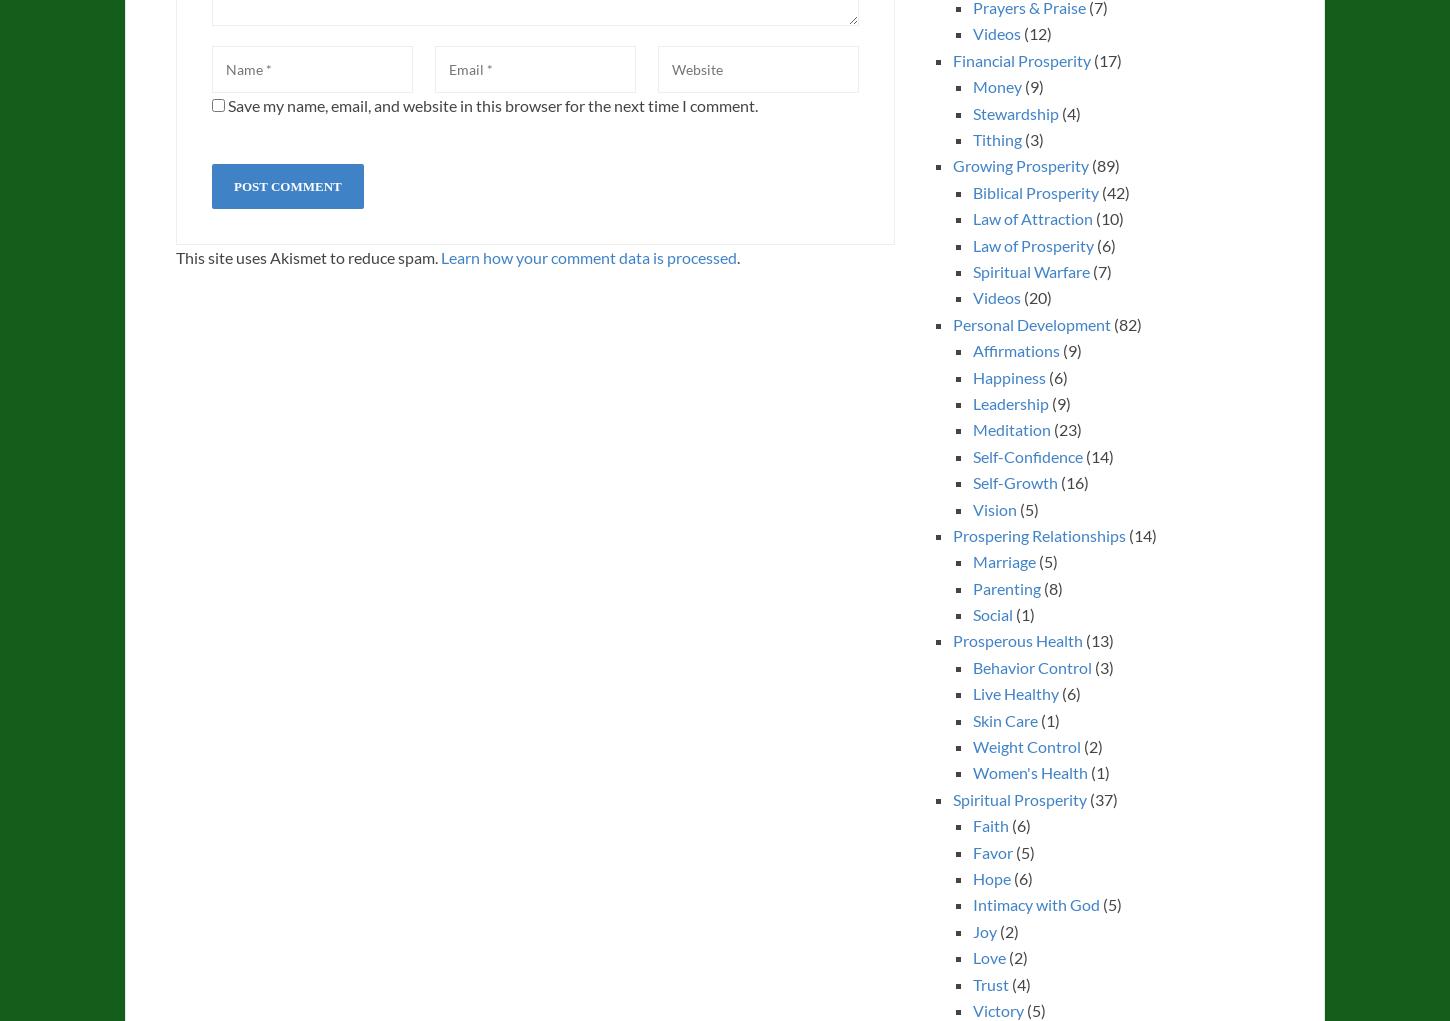  What do you see at coordinates (993, 507) in the screenshot?
I see `'Vision'` at bounding box center [993, 507].